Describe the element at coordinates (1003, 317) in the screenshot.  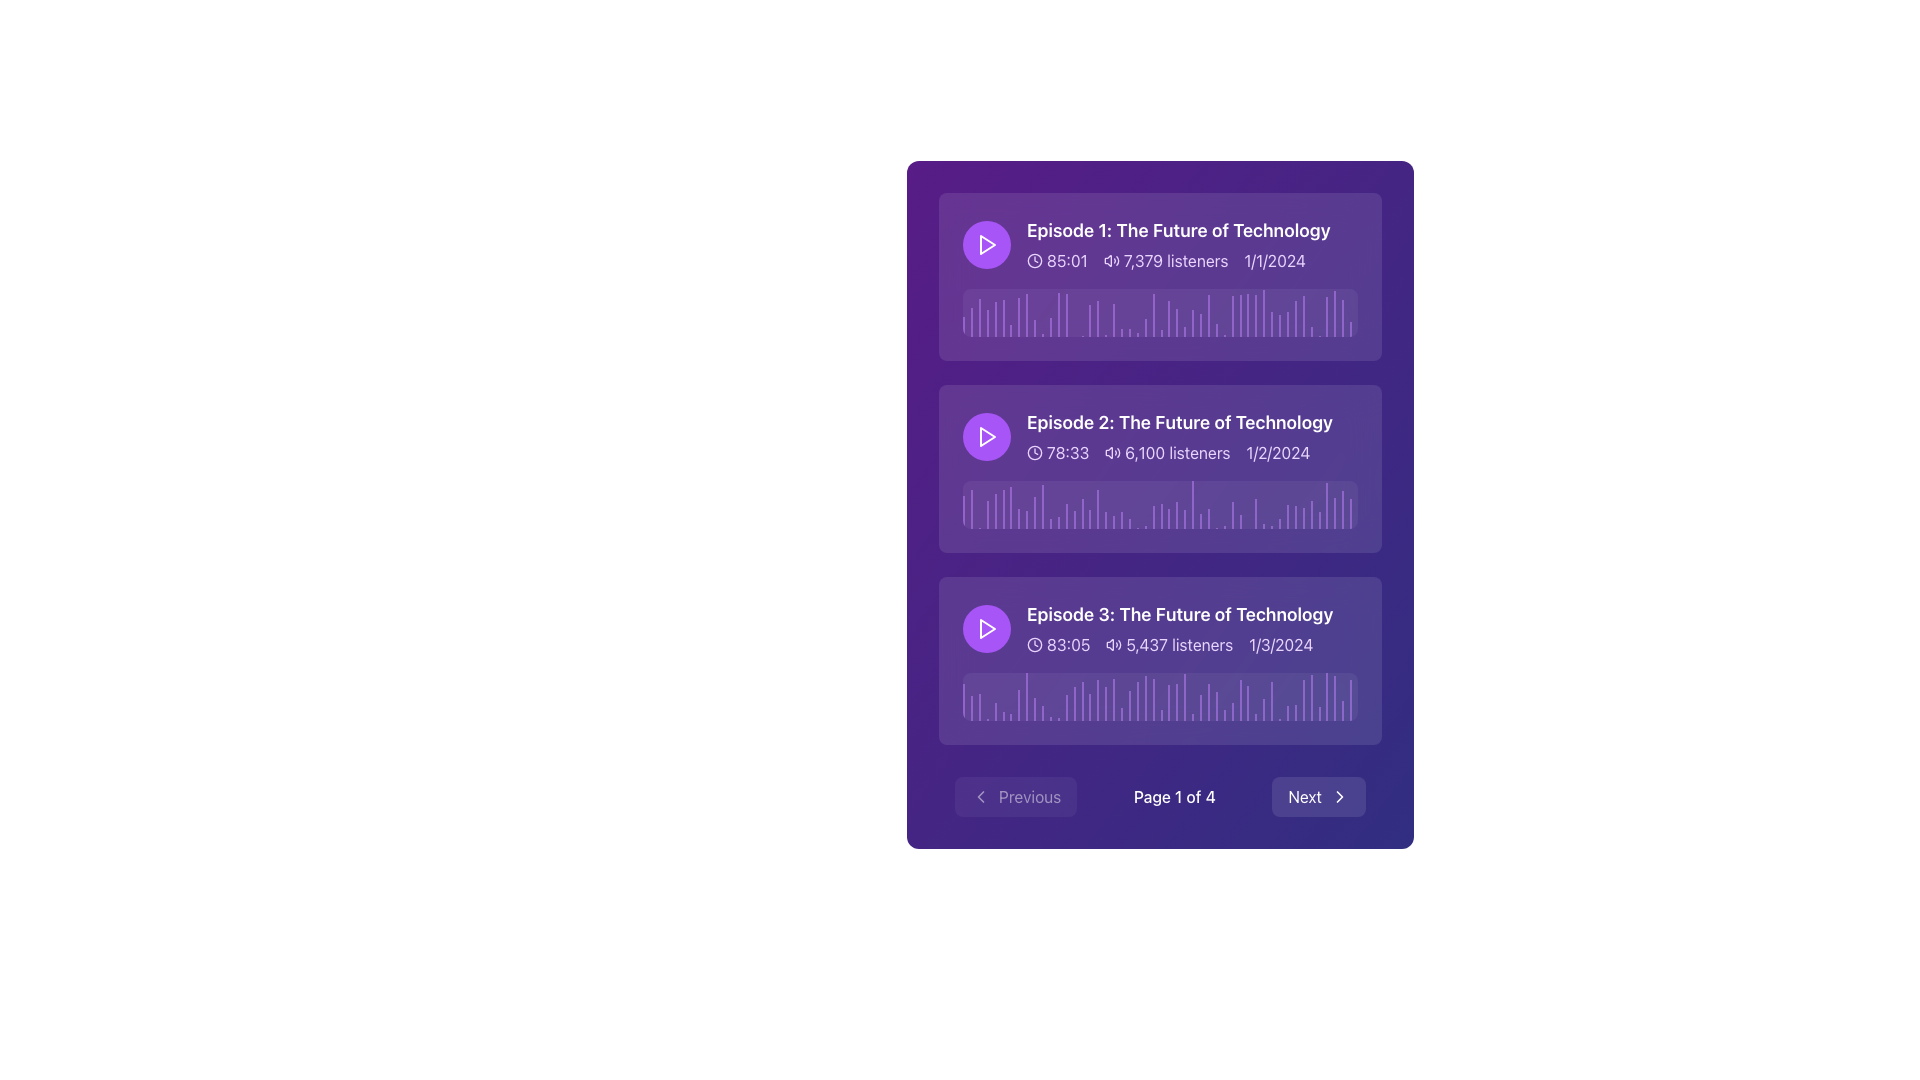
I see `the decorative visual indicator representing a segment of the waveform in the first list item of the audio episodes panel, specifically the 6th segment from the left` at that location.